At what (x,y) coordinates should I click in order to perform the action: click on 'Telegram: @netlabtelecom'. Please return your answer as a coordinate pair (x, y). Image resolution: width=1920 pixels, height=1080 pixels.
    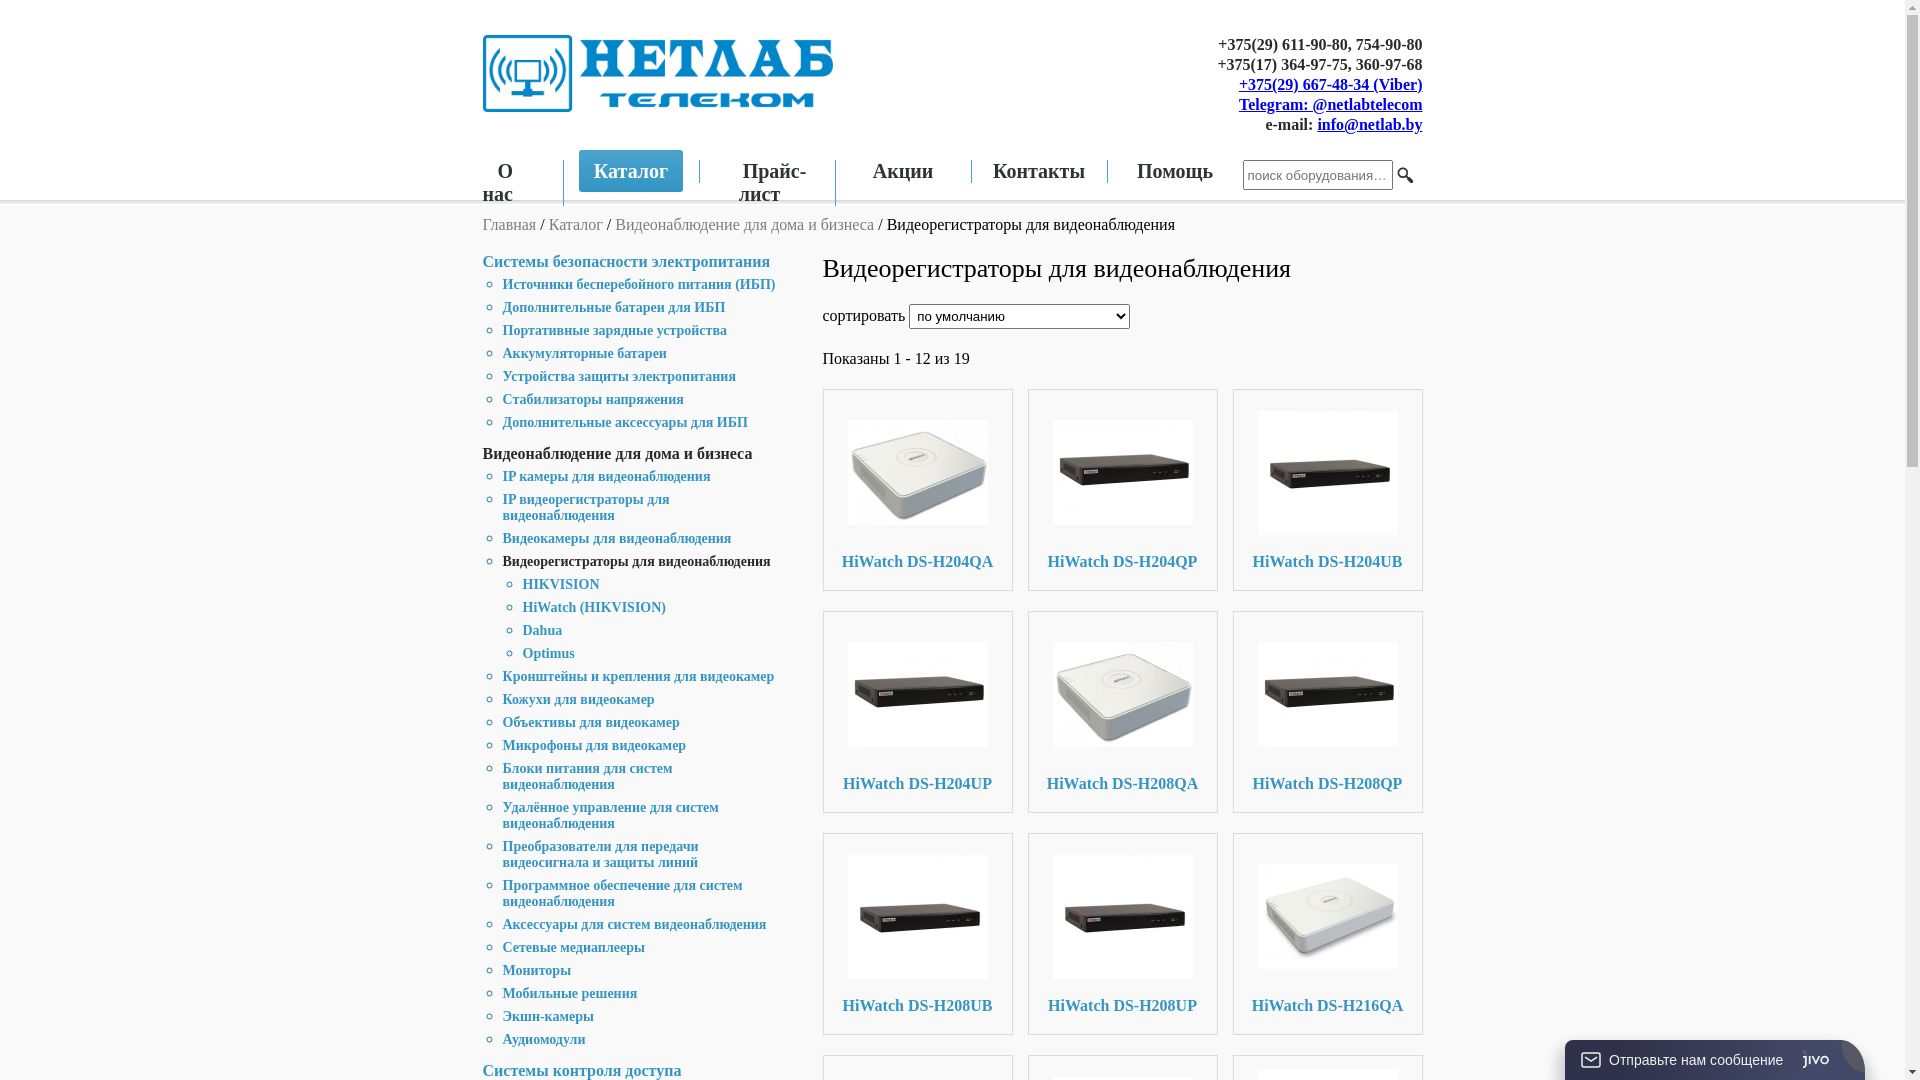
    Looking at the image, I should click on (1330, 104).